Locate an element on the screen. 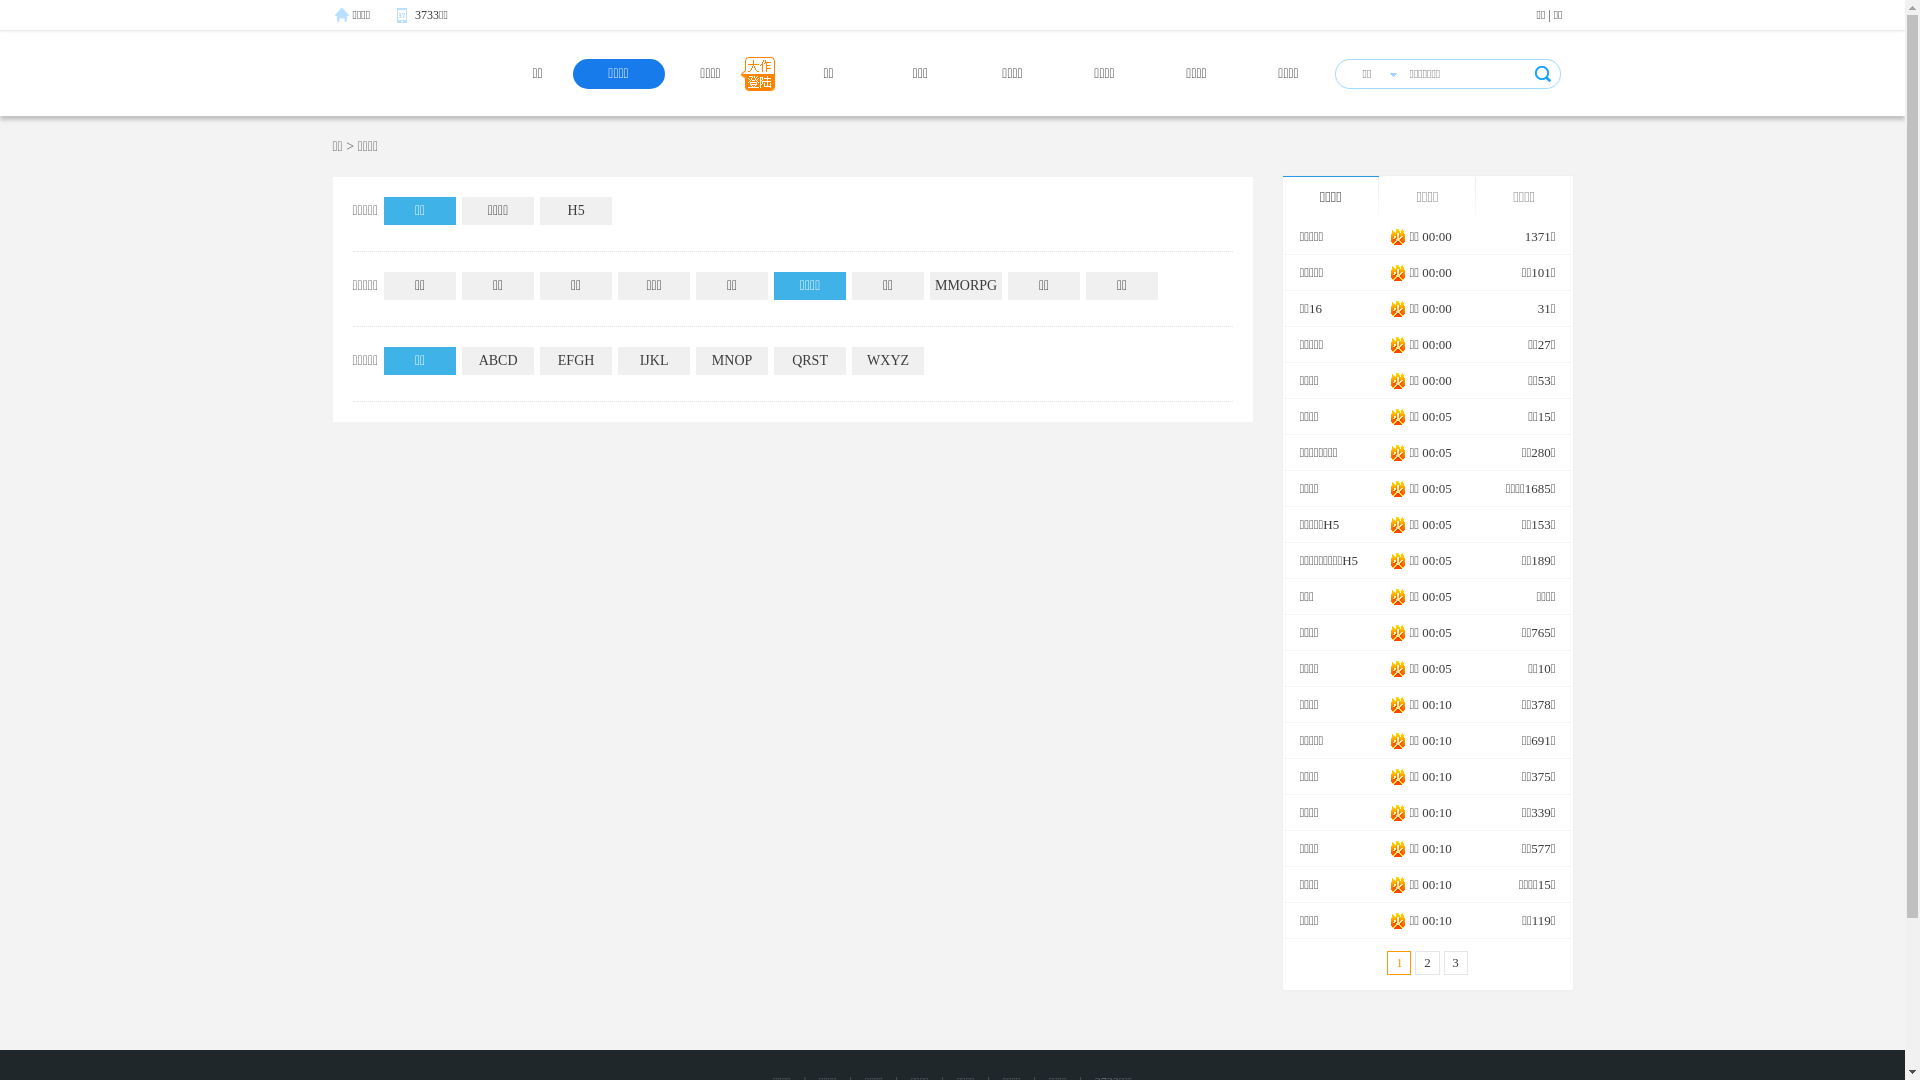 The height and width of the screenshot is (1080, 1920). 'MMORPG' is located at coordinates (965, 285).